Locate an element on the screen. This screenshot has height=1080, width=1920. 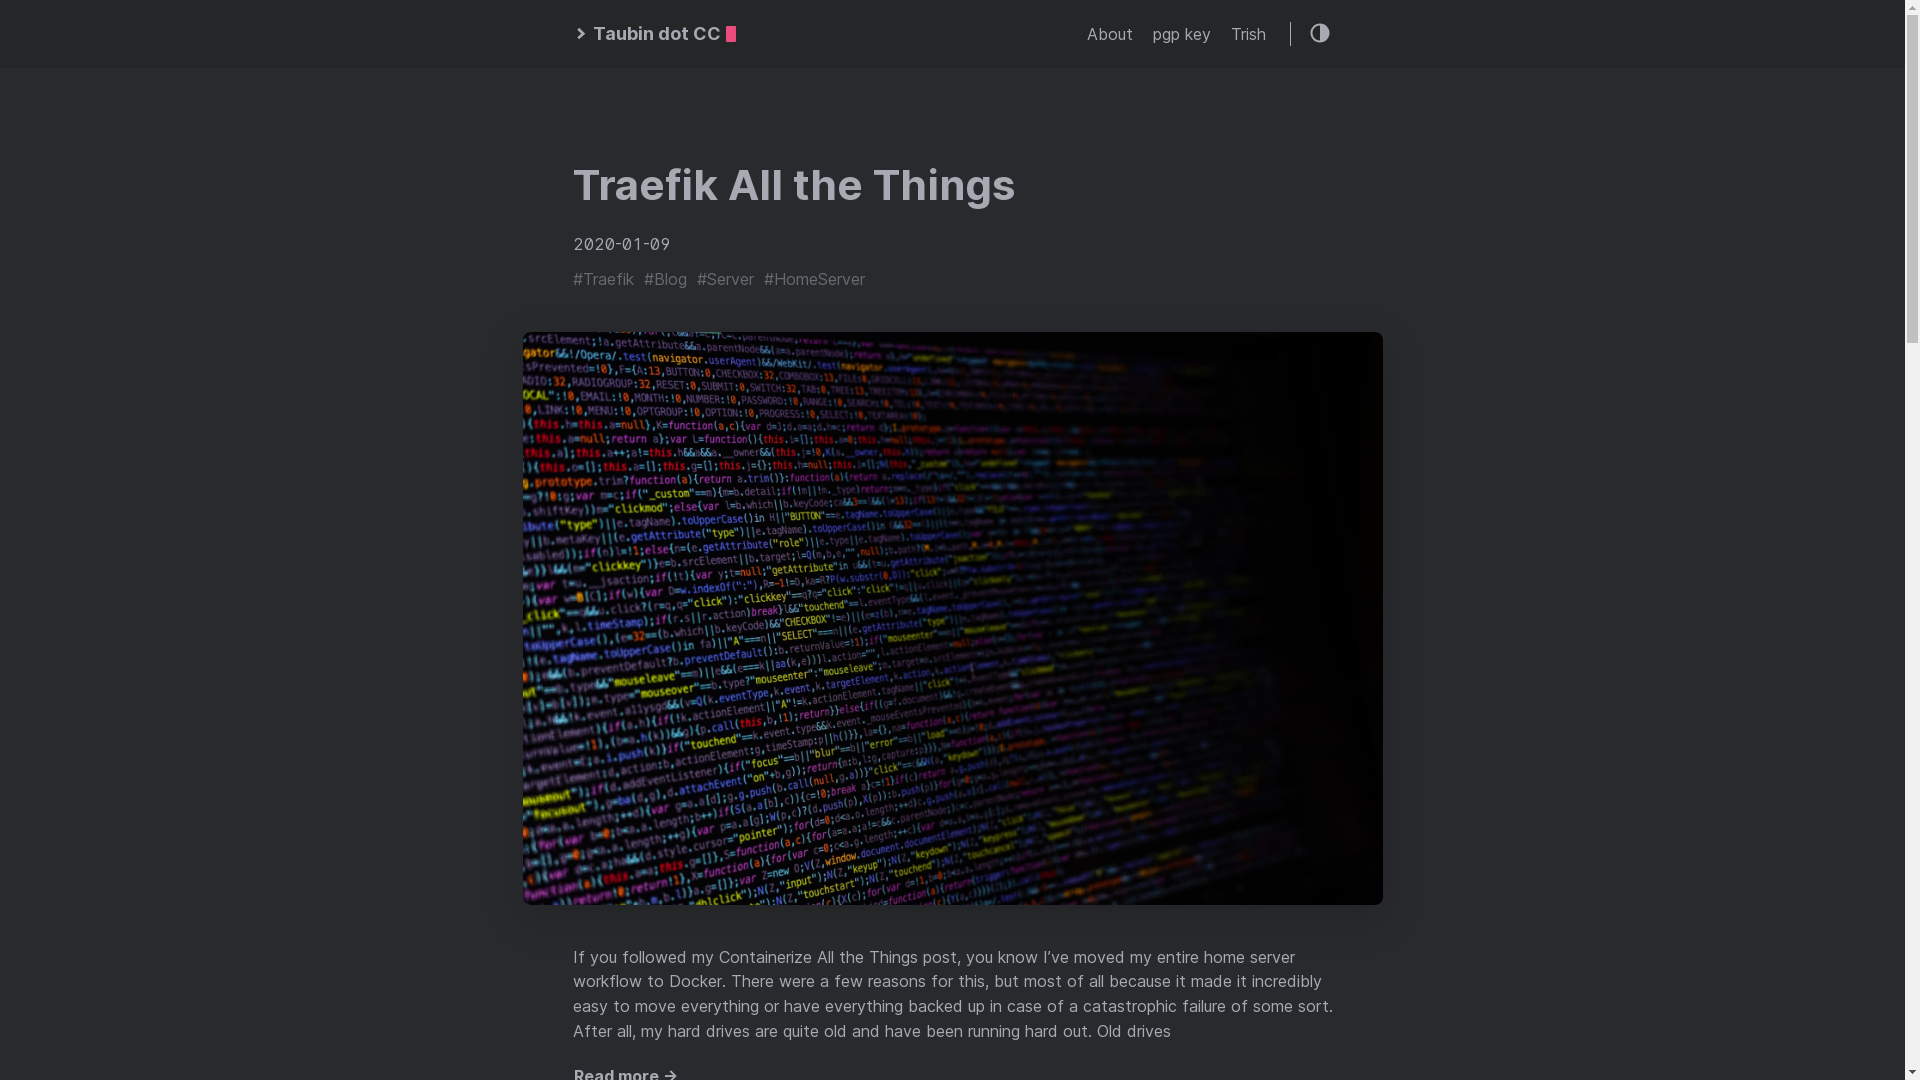
'Taubin dot CC' is located at coordinates (653, 34).